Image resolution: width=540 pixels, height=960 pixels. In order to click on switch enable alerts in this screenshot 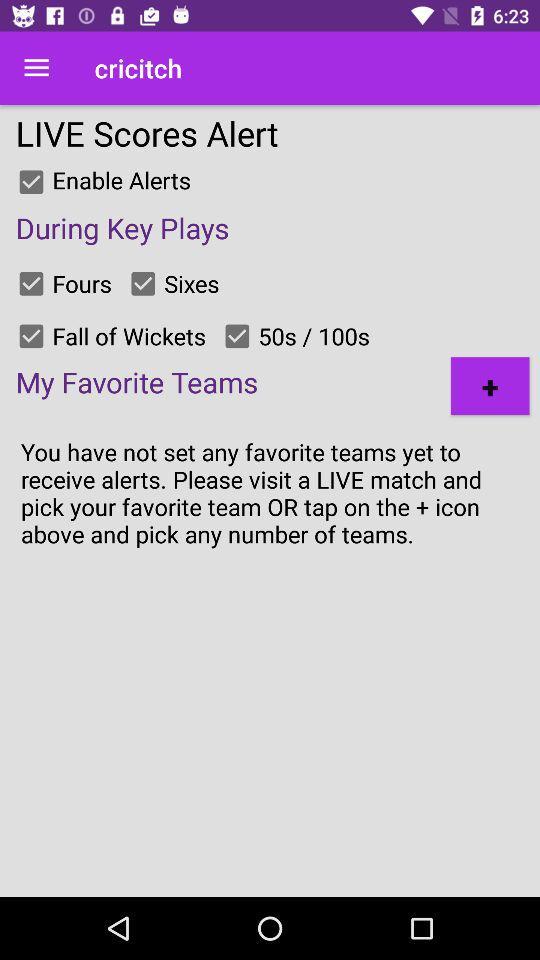, I will do `click(30, 182)`.